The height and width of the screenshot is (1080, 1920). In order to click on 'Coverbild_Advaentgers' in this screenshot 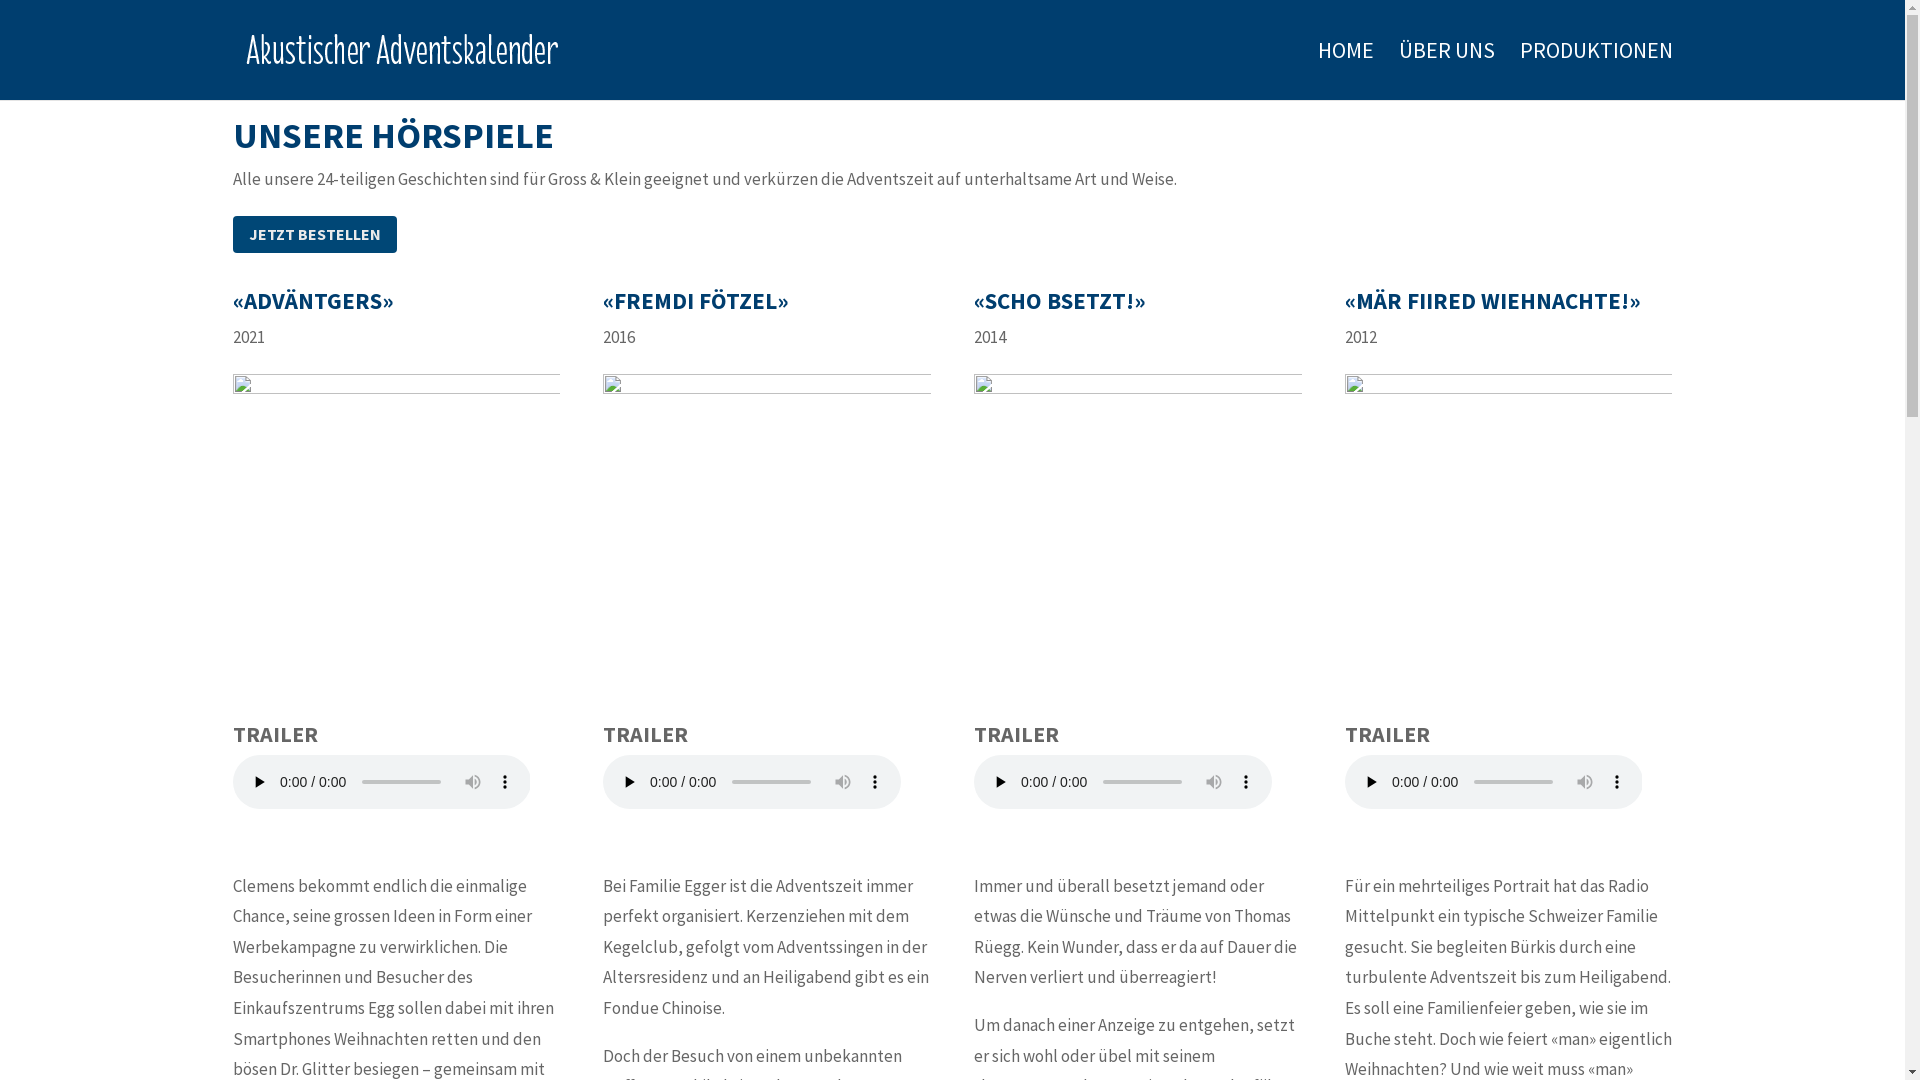, I will do `click(396, 536)`.